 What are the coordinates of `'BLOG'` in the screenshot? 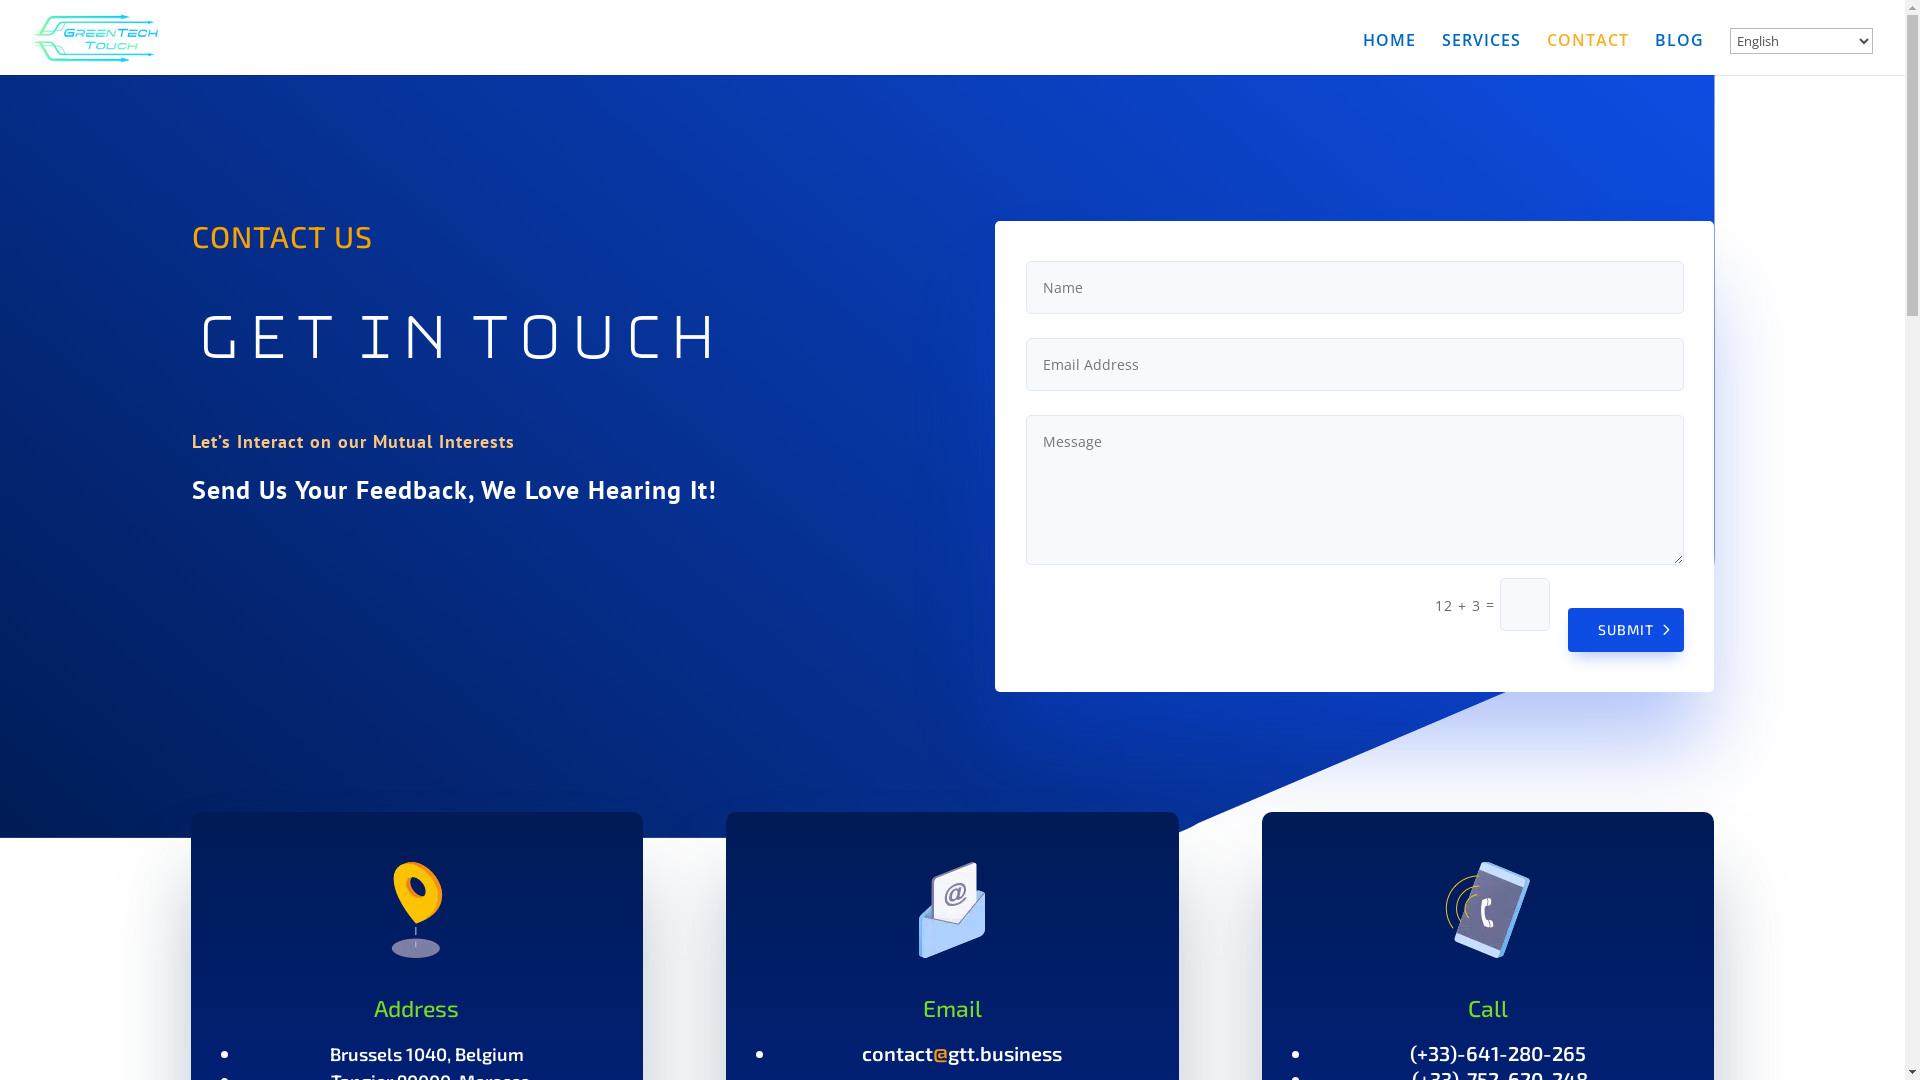 It's located at (1679, 53).